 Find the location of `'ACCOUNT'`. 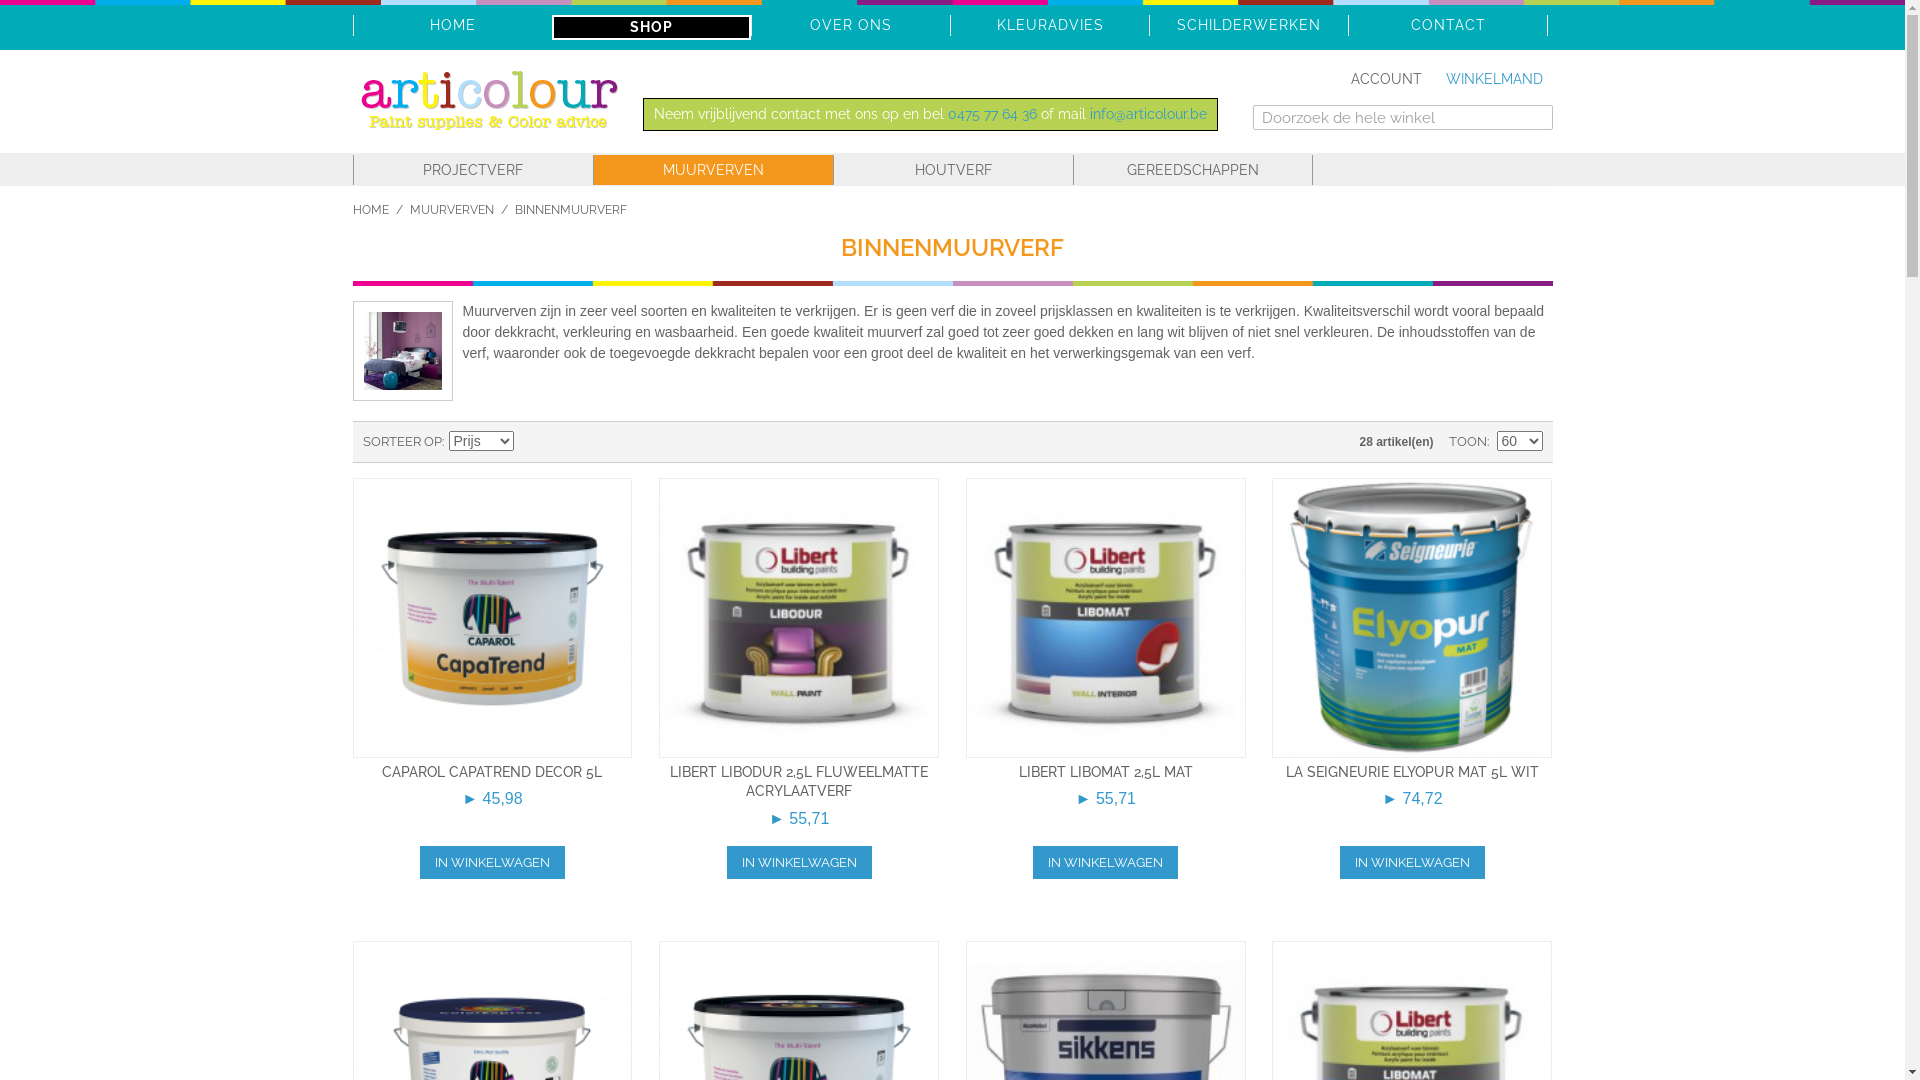

'ACCOUNT' is located at coordinates (1384, 79).